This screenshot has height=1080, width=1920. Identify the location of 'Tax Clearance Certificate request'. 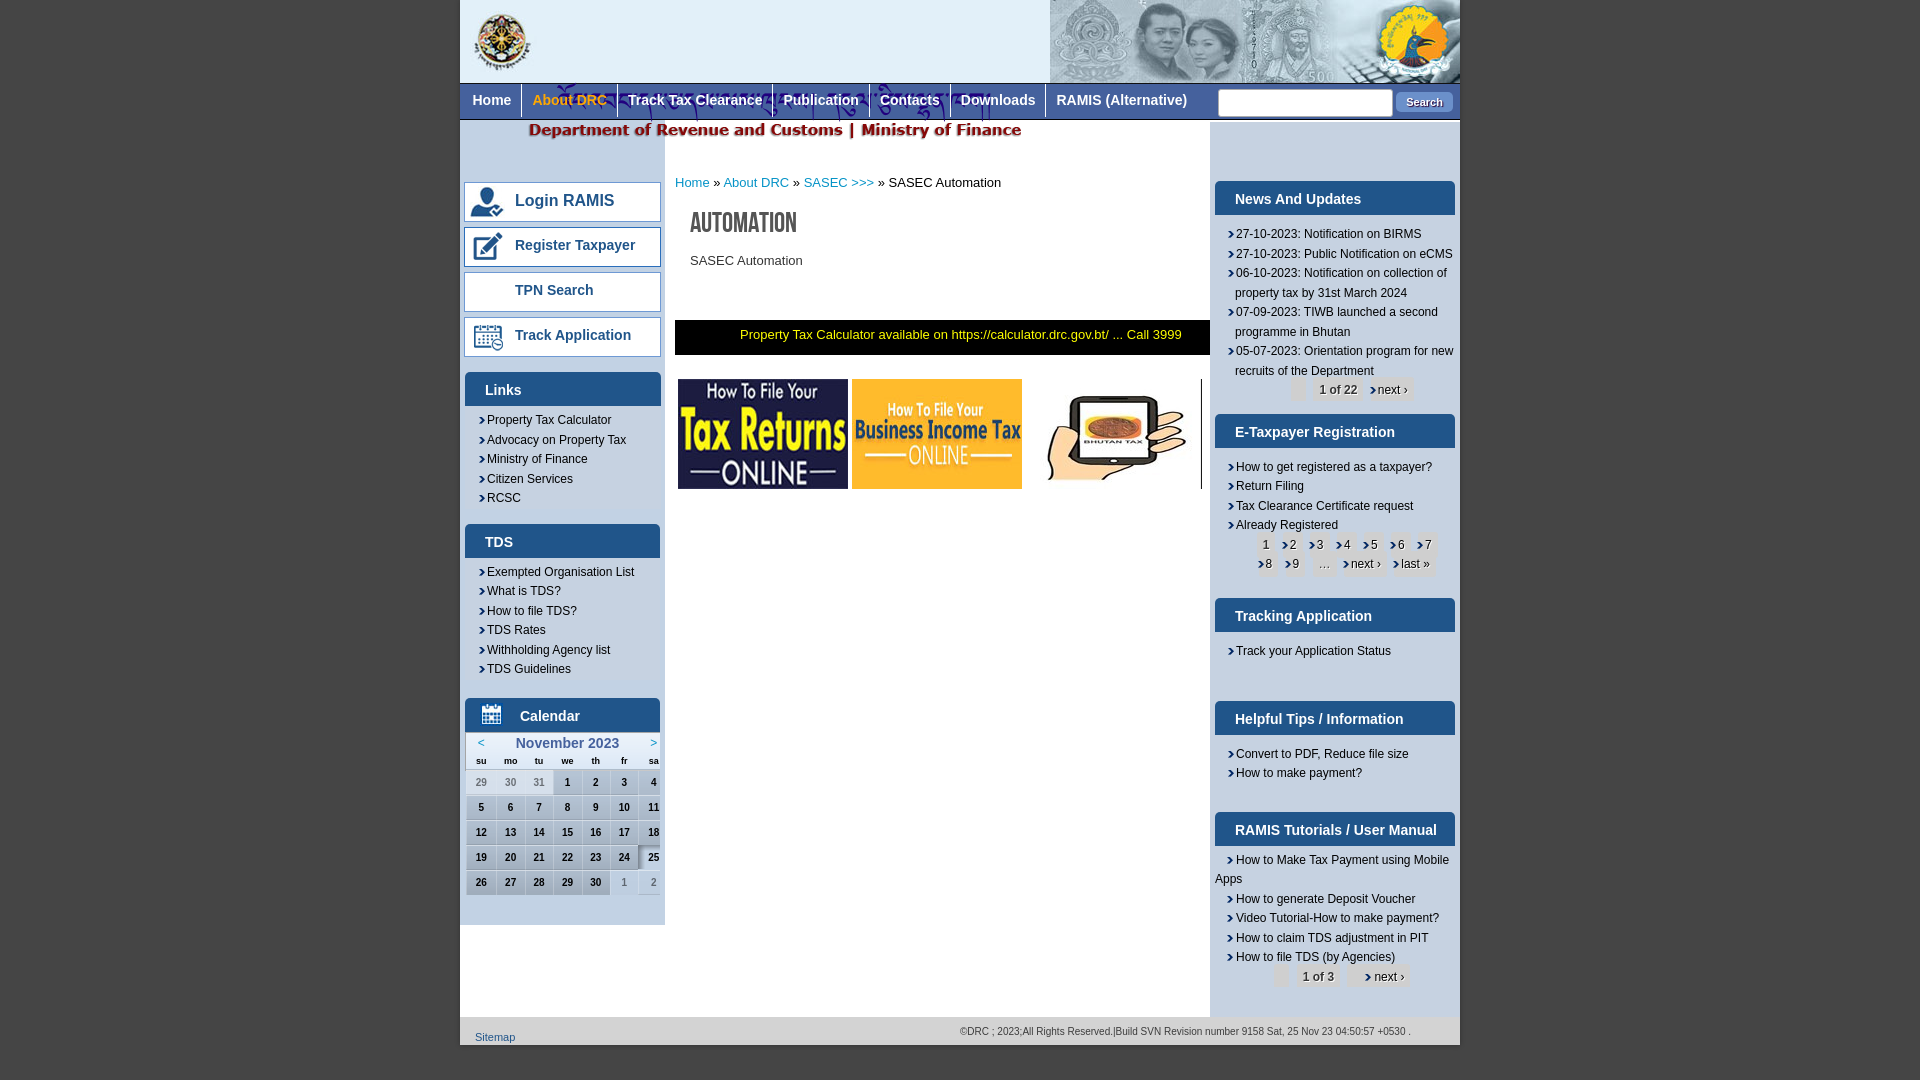
(1319, 504).